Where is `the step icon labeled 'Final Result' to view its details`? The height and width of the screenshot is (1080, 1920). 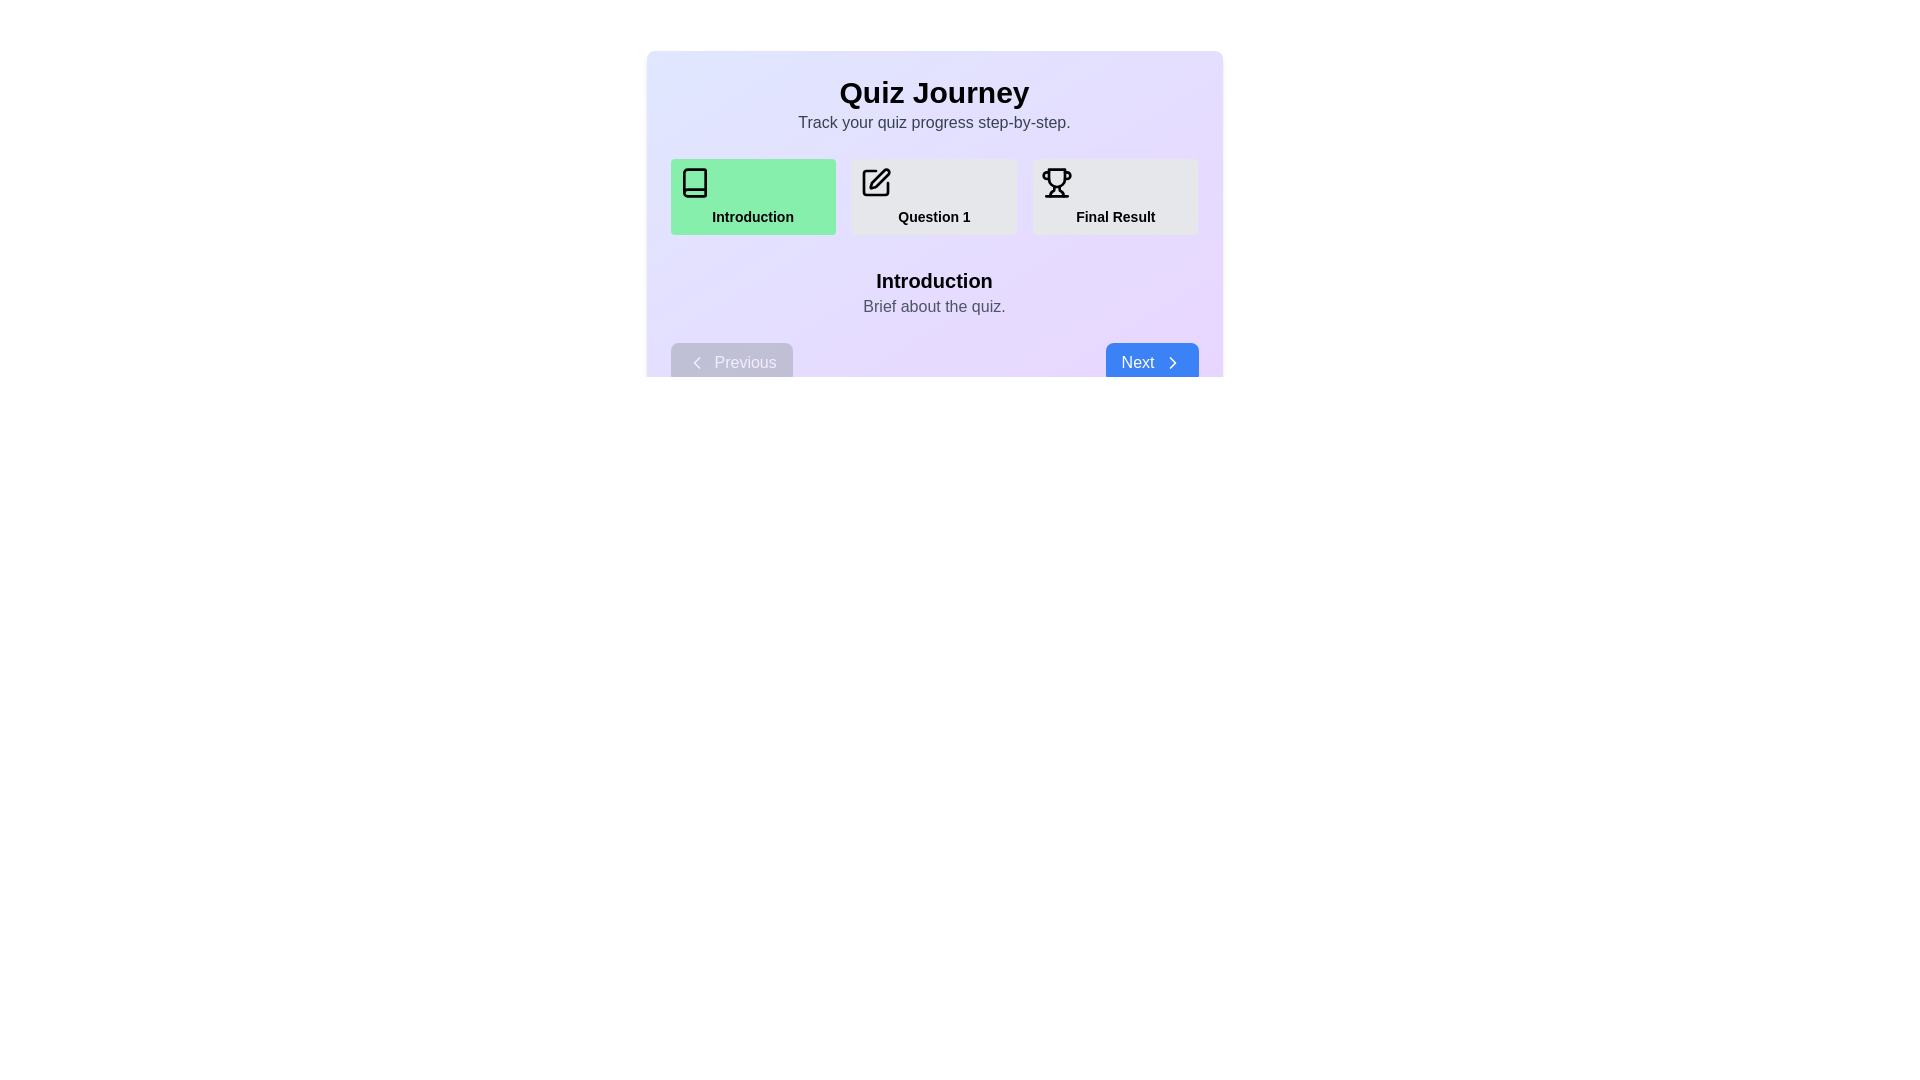
the step icon labeled 'Final Result' to view its details is located at coordinates (1115, 196).